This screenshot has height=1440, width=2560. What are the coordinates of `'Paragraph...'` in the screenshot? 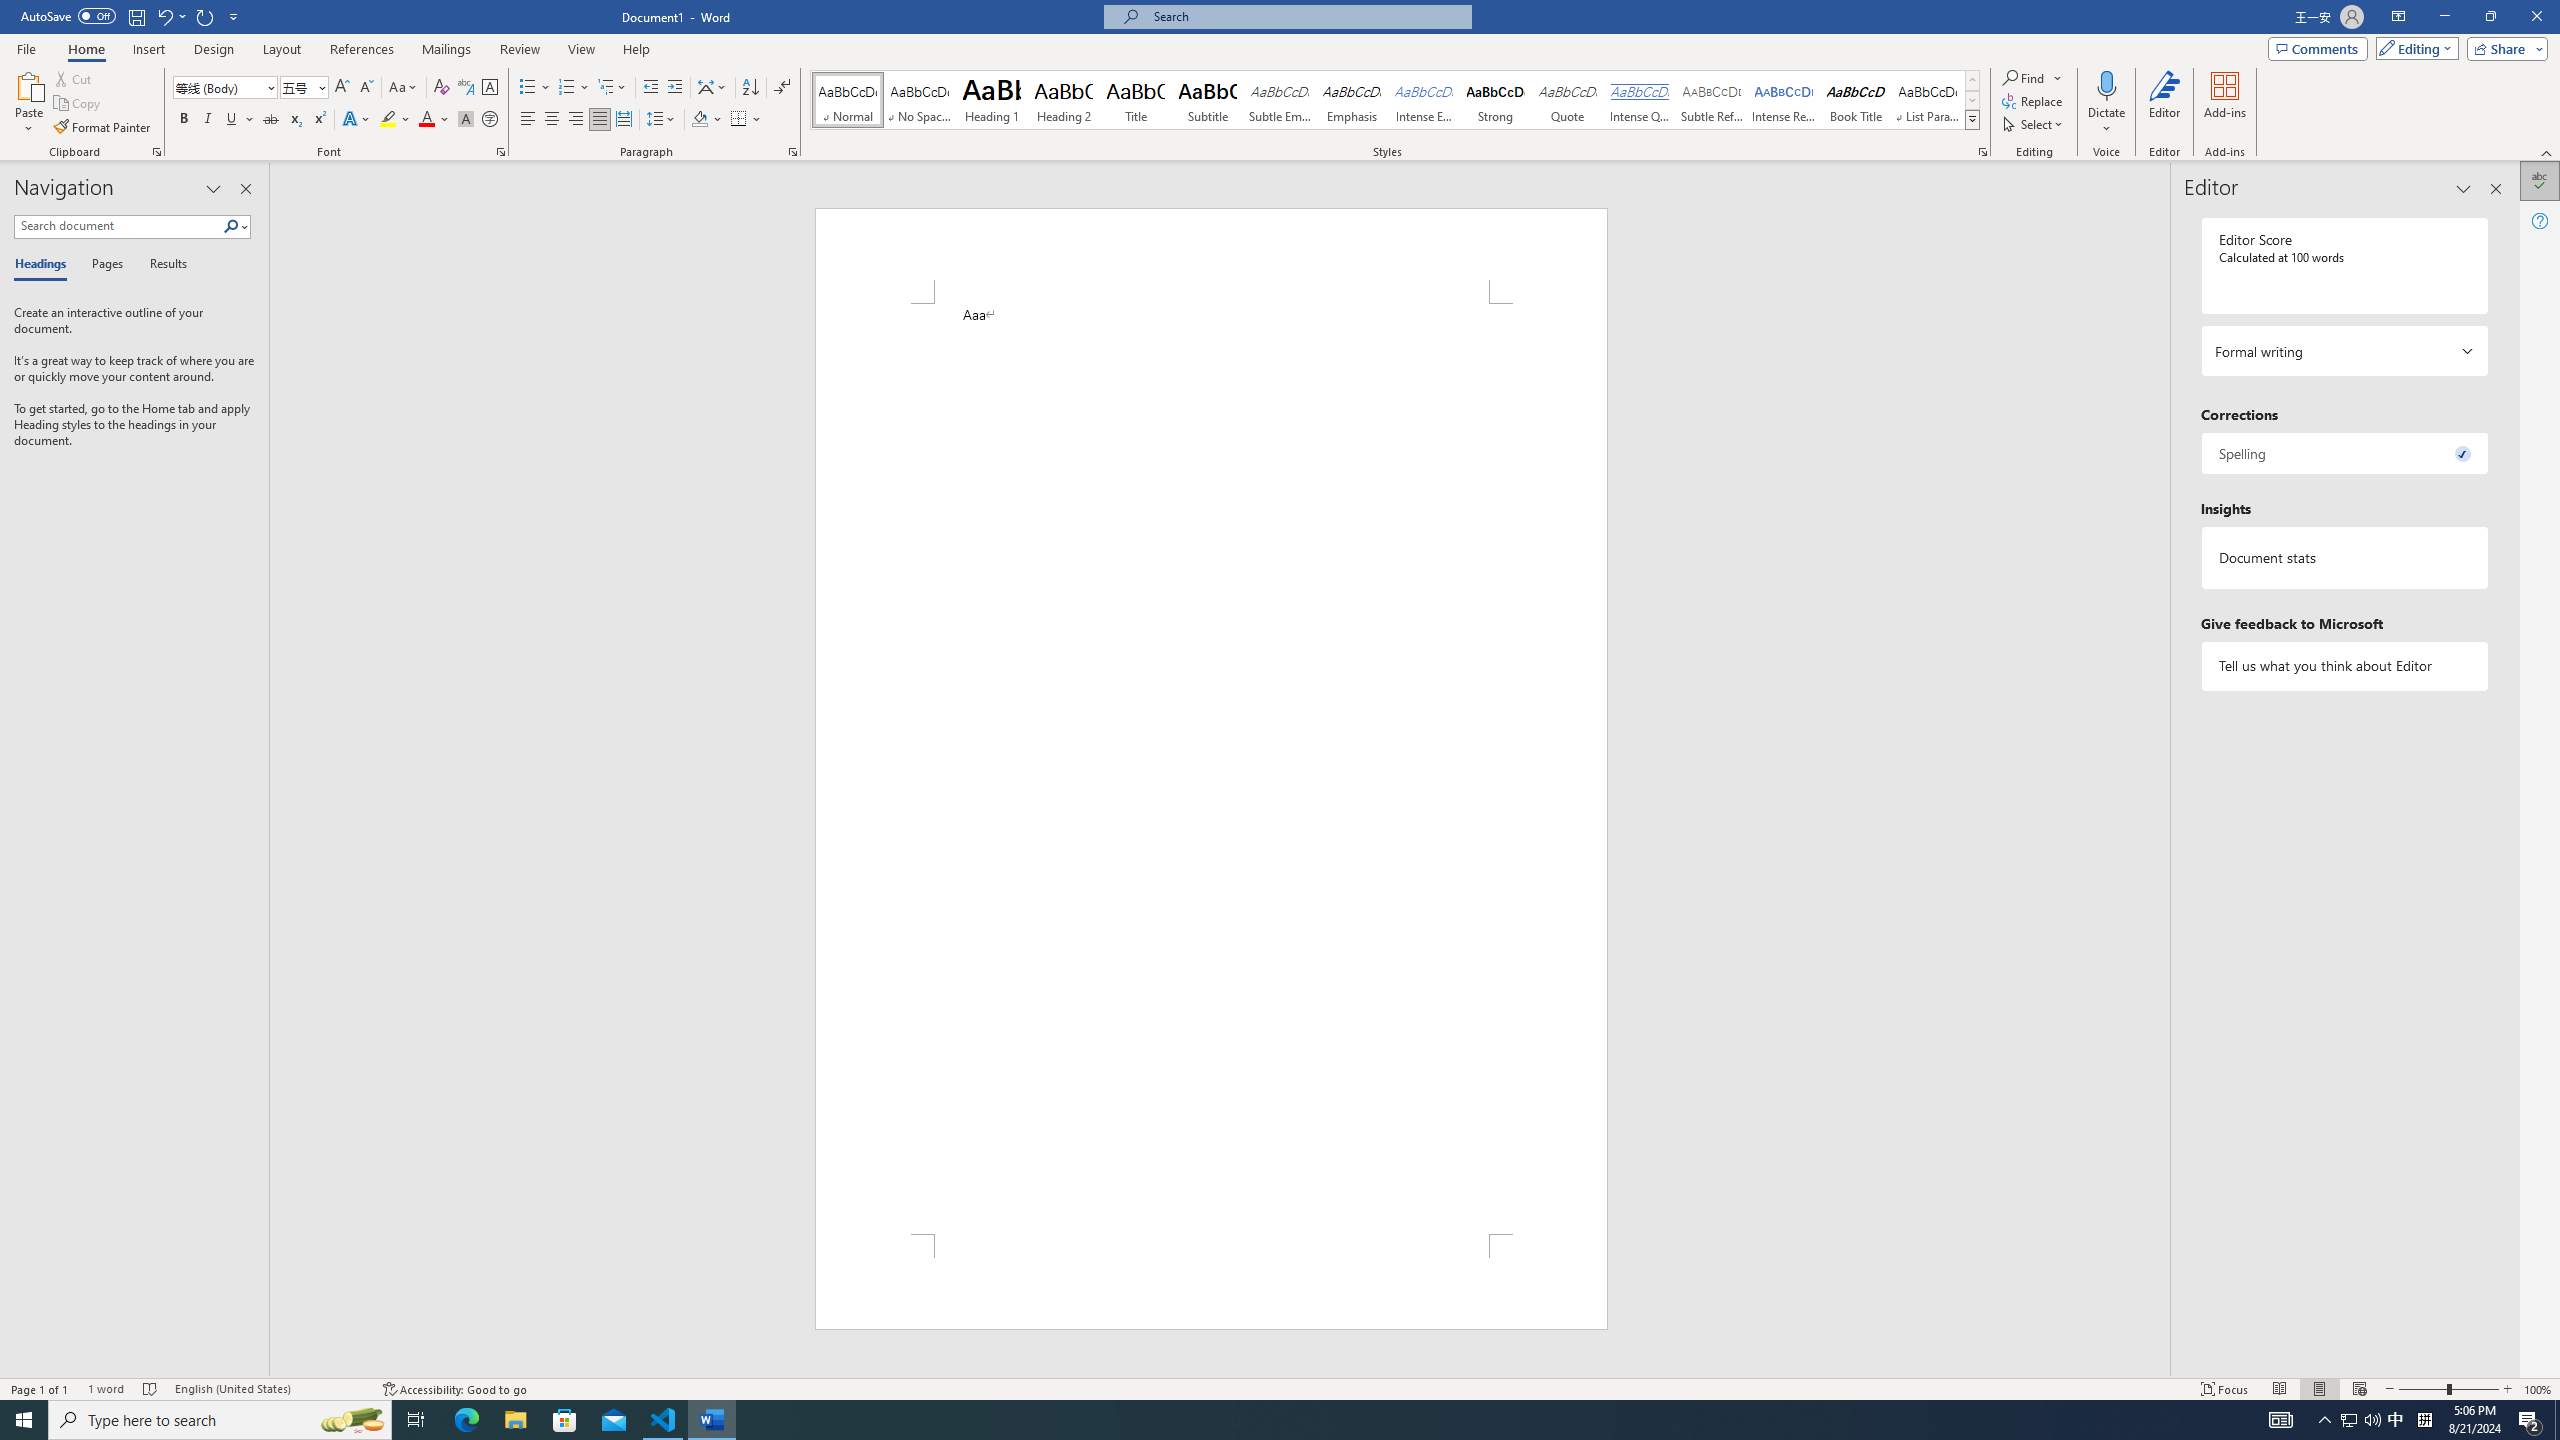 It's located at (792, 150).